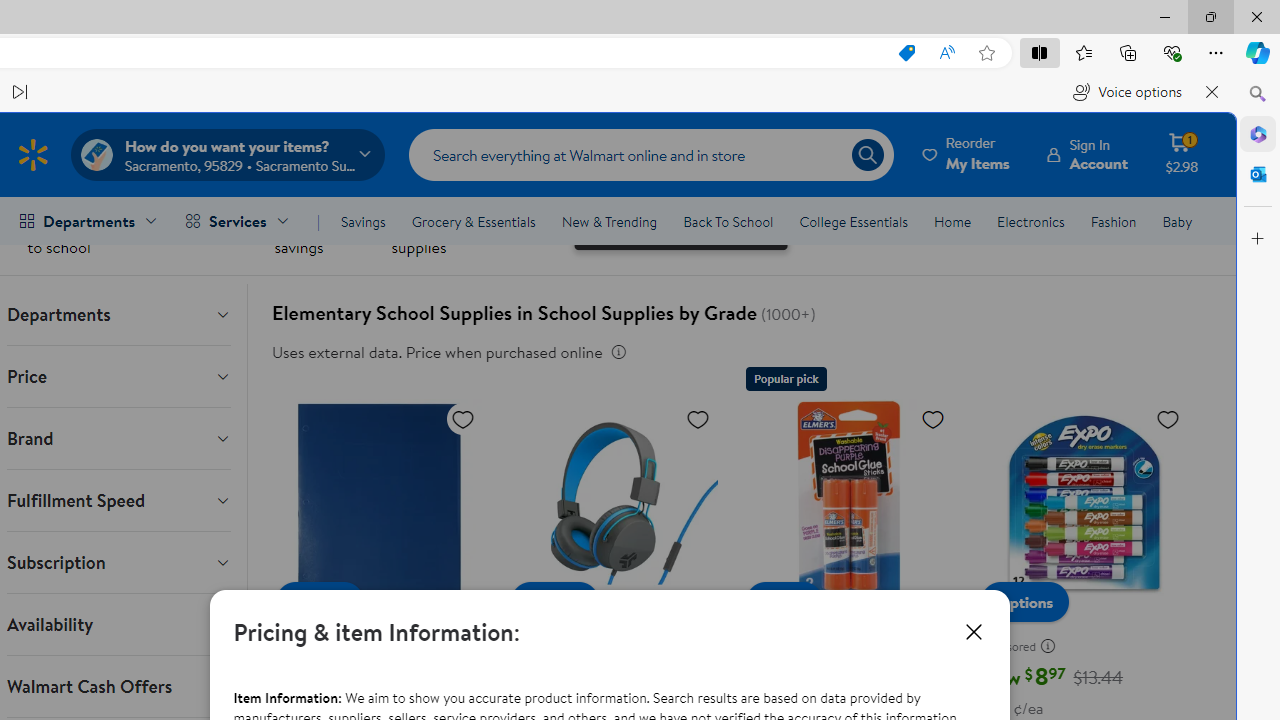 The height and width of the screenshot is (720, 1280). I want to click on 'Close read aloud', so click(1211, 92).